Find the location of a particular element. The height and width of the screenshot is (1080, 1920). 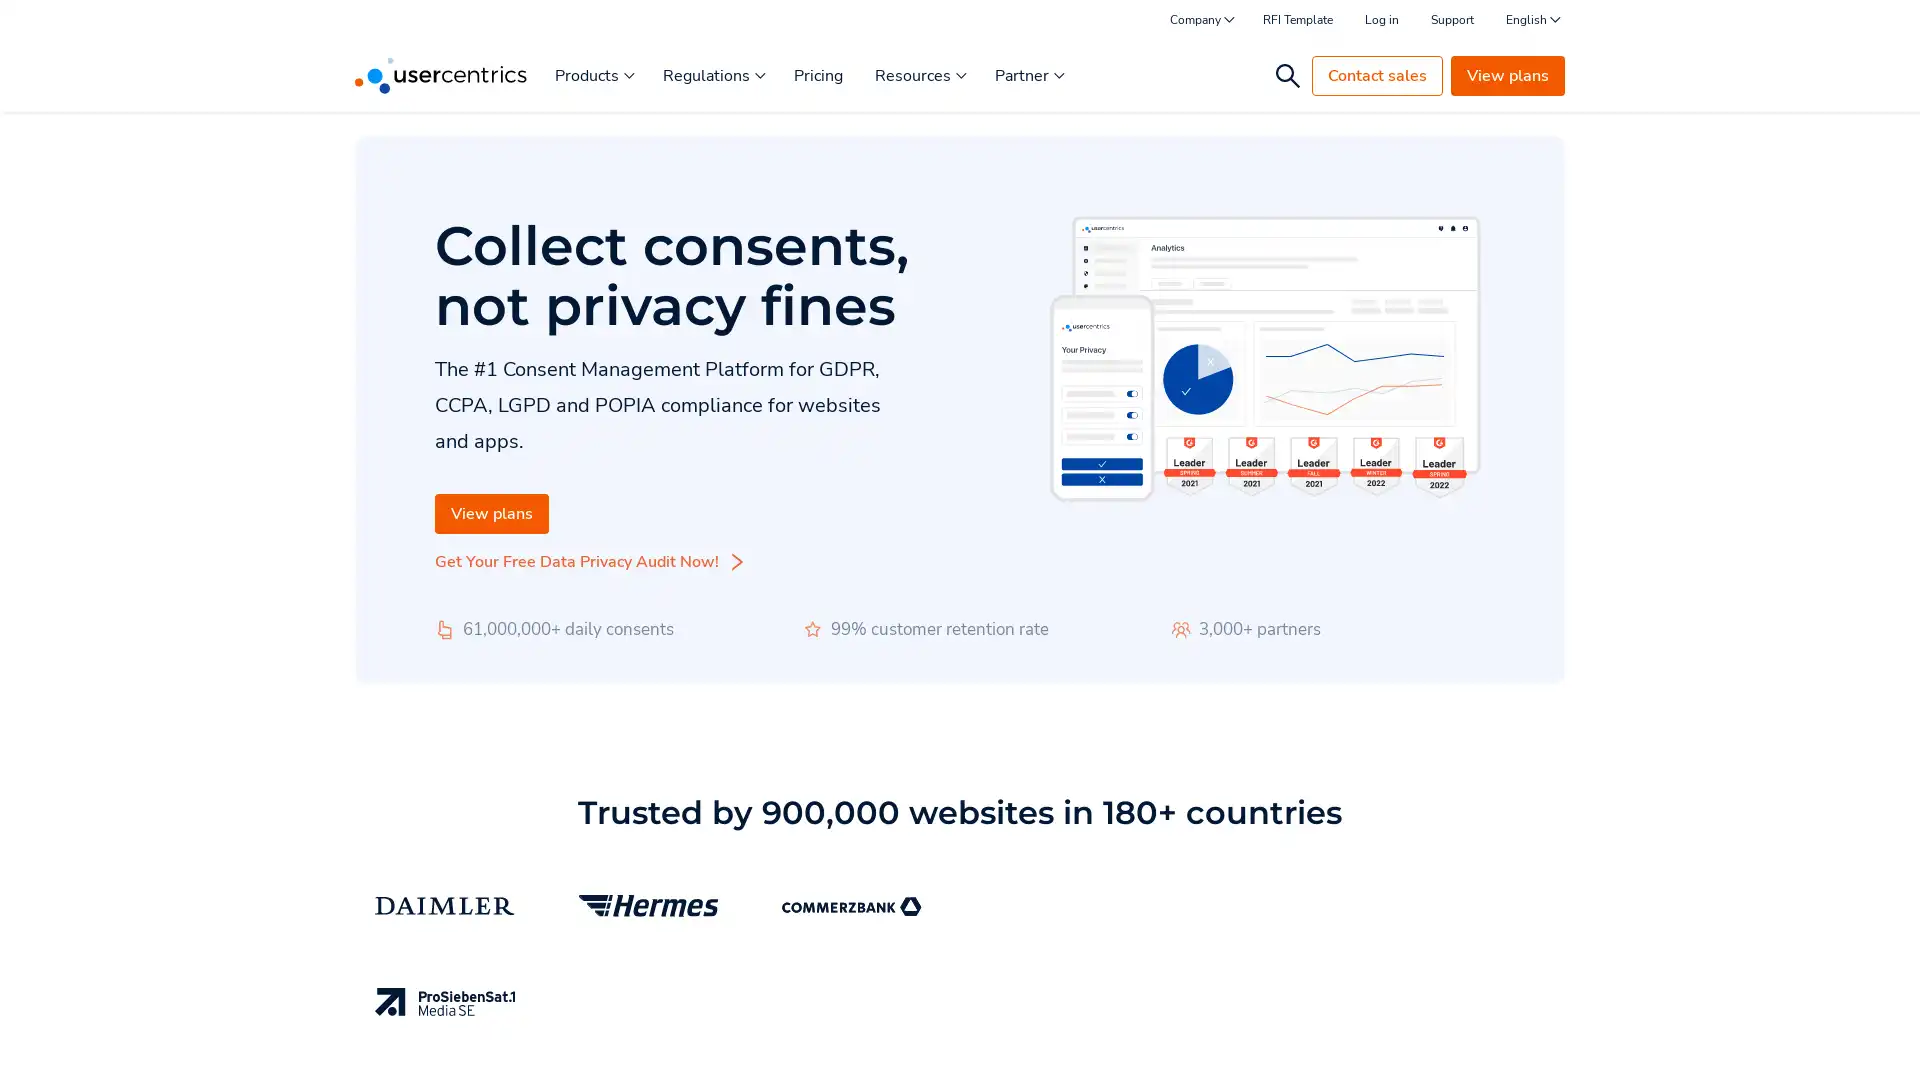

More Information is located at coordinates (253, 1019).